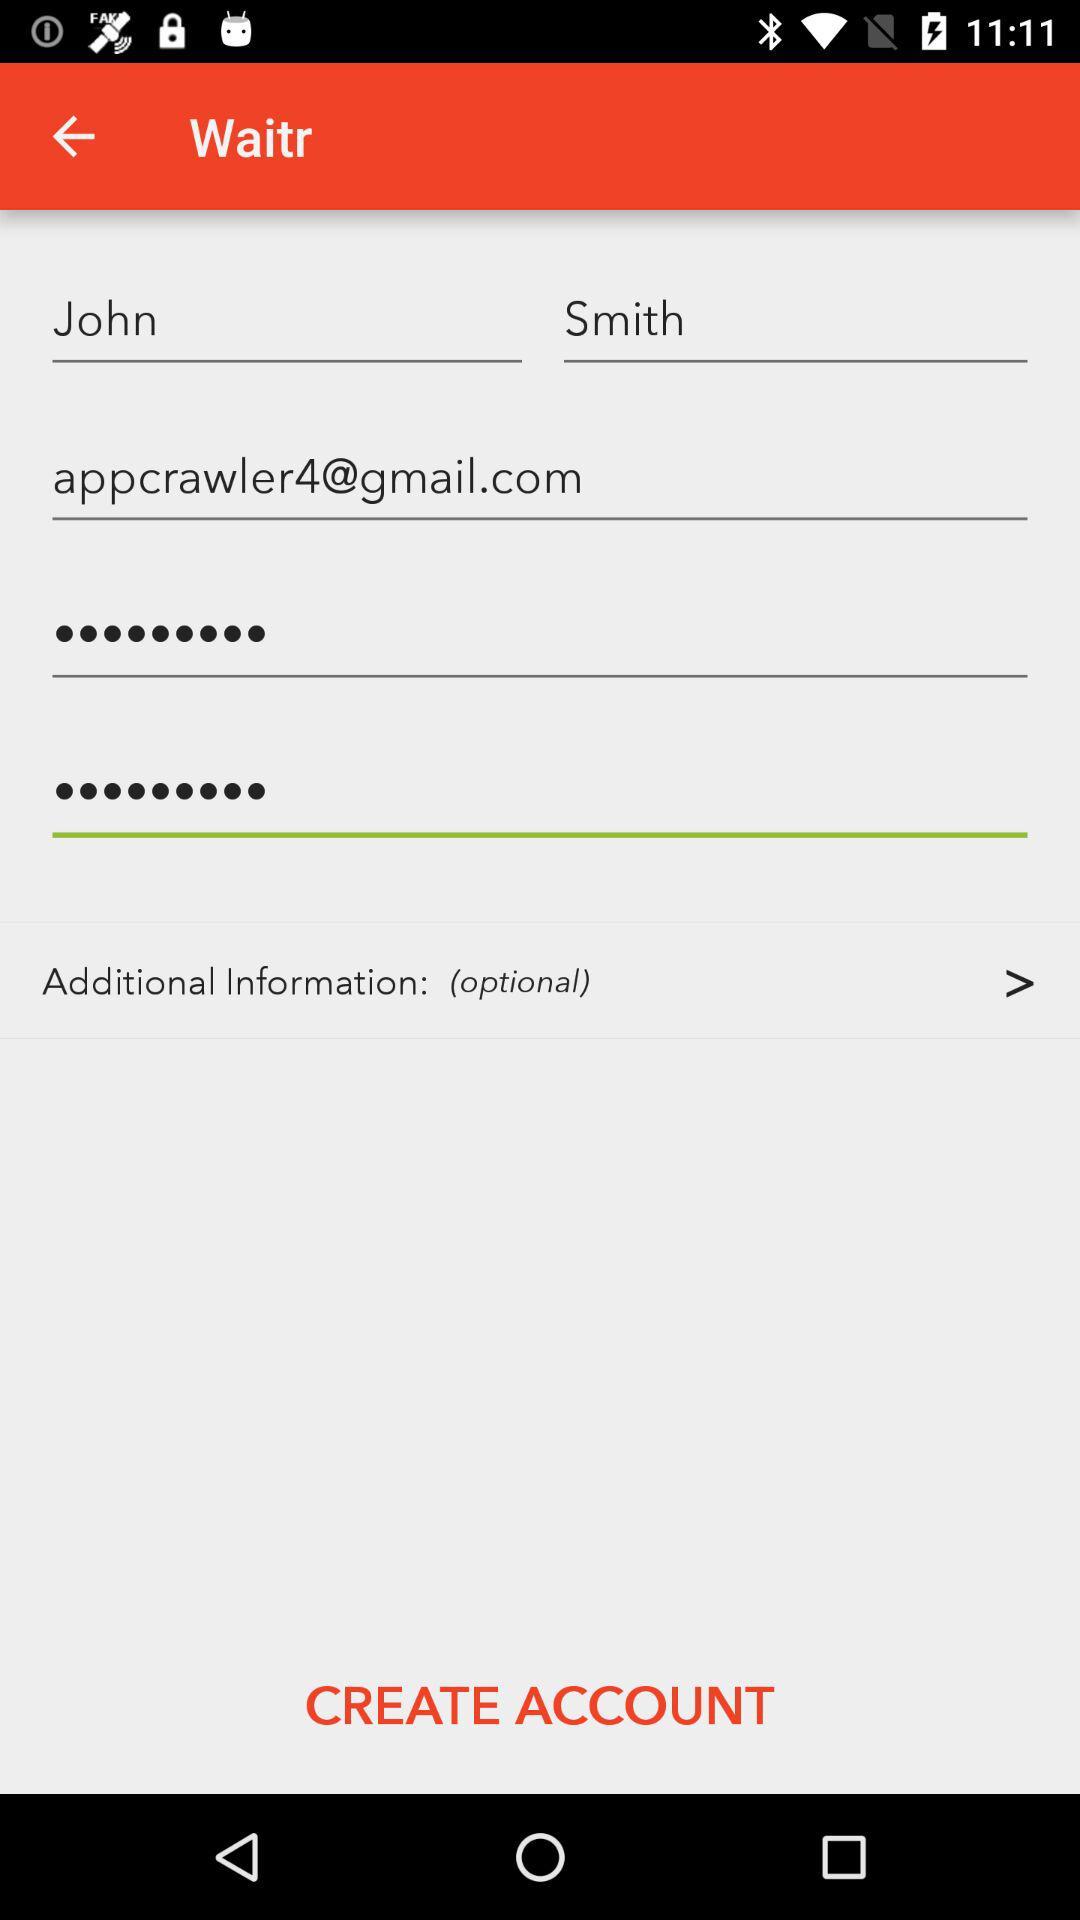 The width and height of the screenshot is (1080, 1920). Describe the element at coordinates (287, 316) in the screenshot. I see `john` at that location.